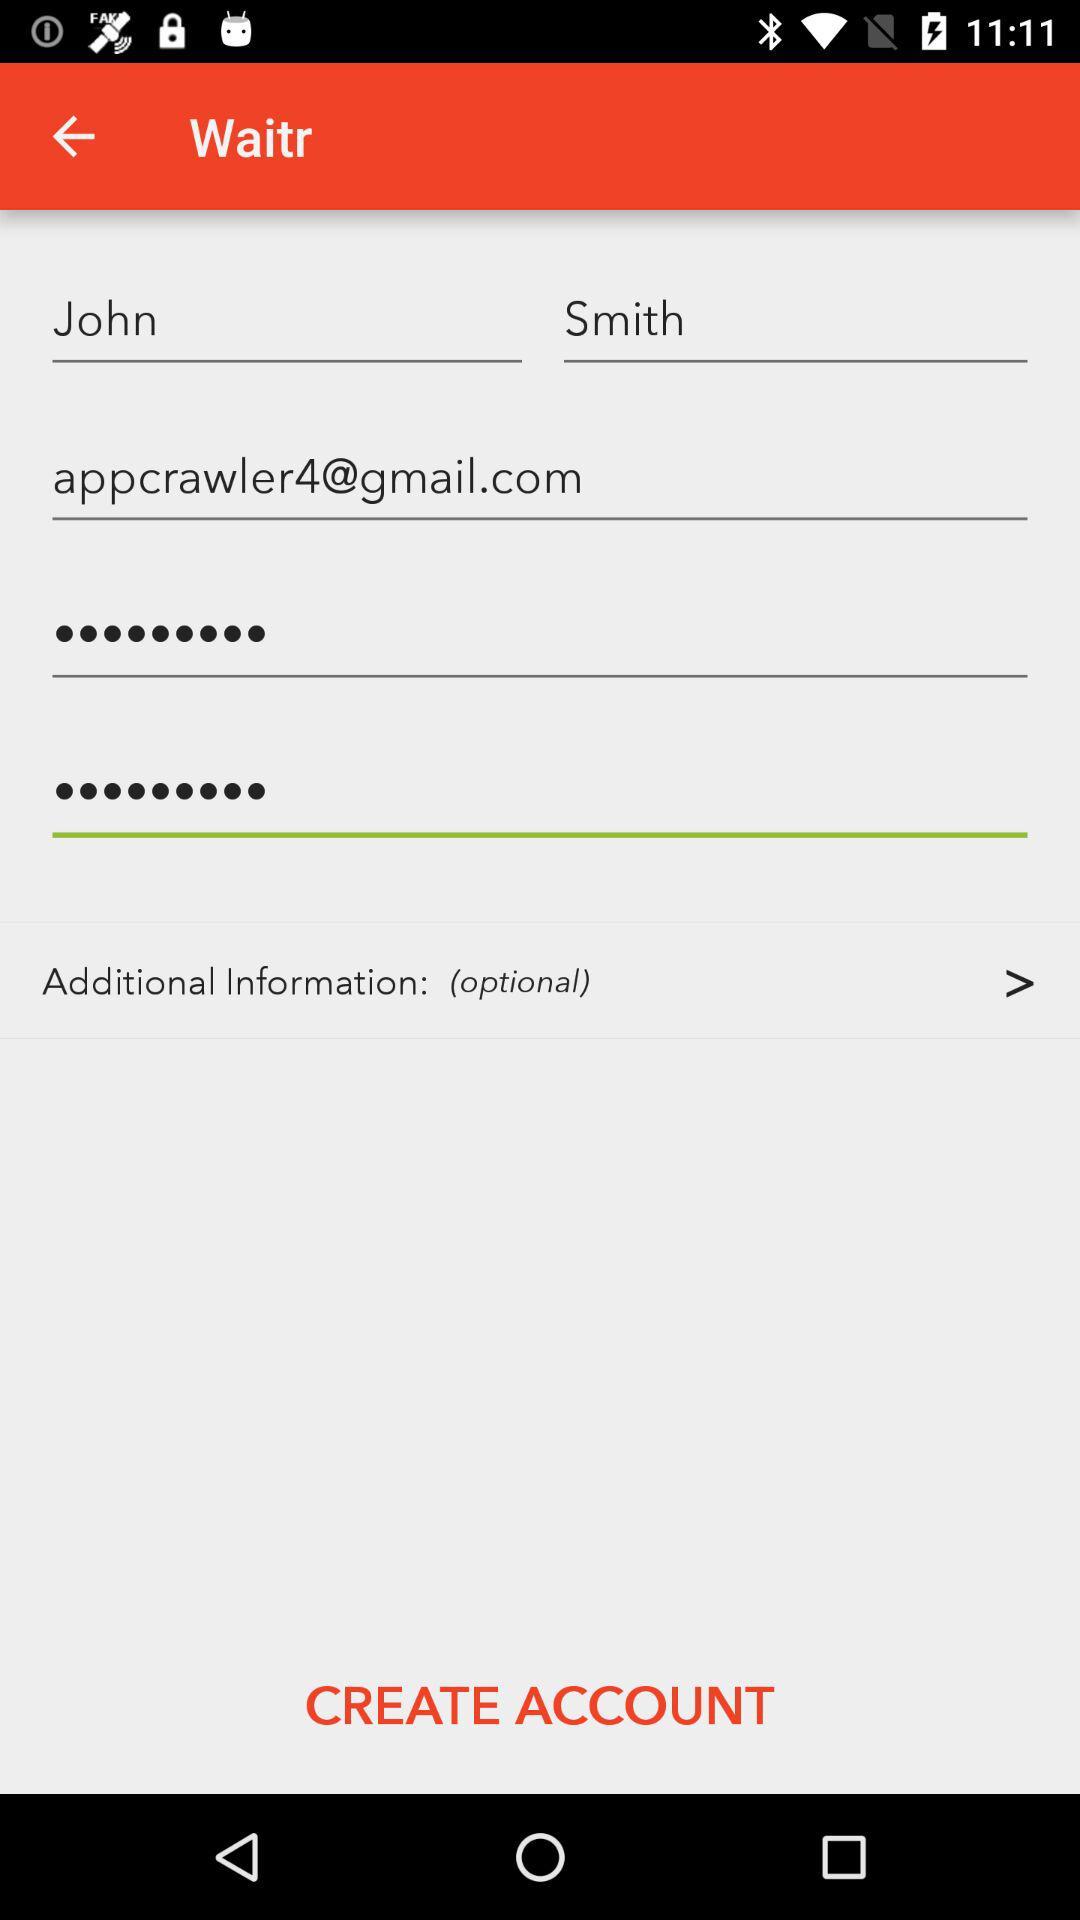 The width and height of the screenshot is (1080, 1920). Describe the element at coordinates (287, 316) in the screenshot. I see `john` at that location.